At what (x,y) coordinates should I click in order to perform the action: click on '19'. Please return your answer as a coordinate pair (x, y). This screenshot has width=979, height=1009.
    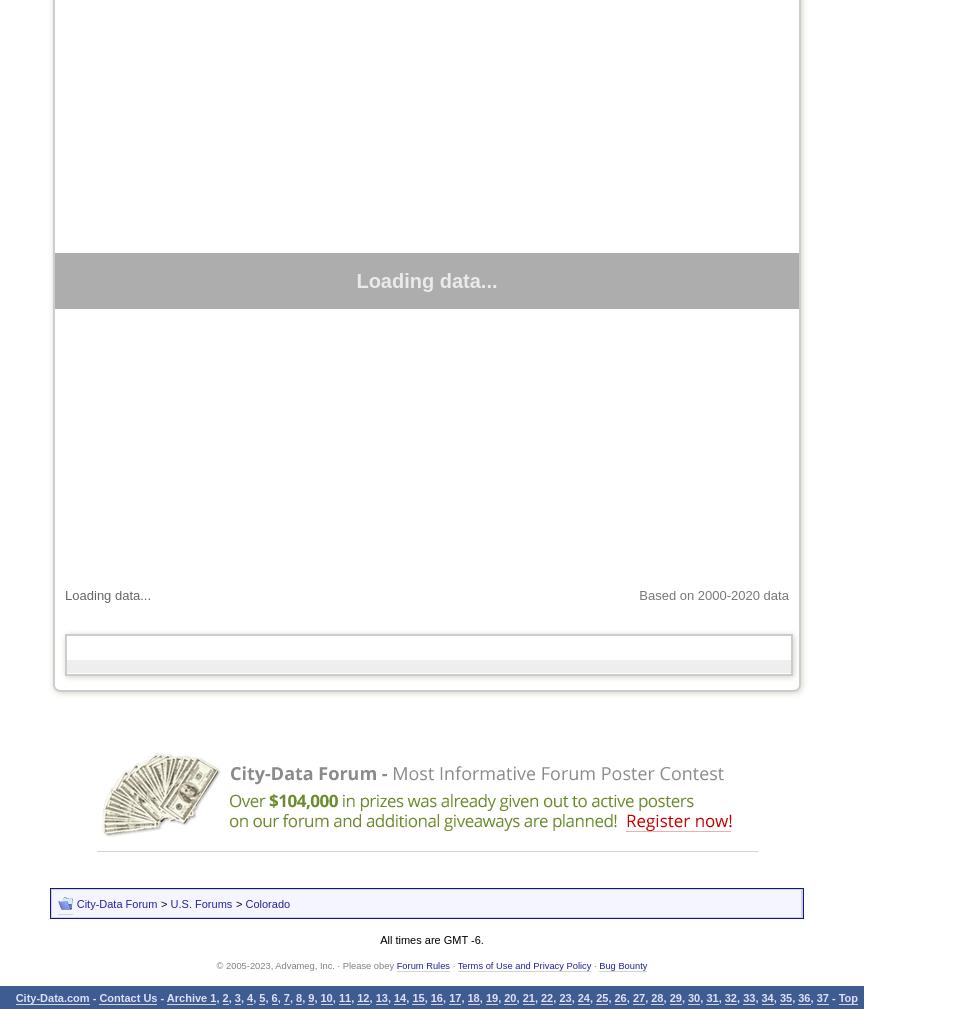
    Looking at the image, I should click on (484, 998).